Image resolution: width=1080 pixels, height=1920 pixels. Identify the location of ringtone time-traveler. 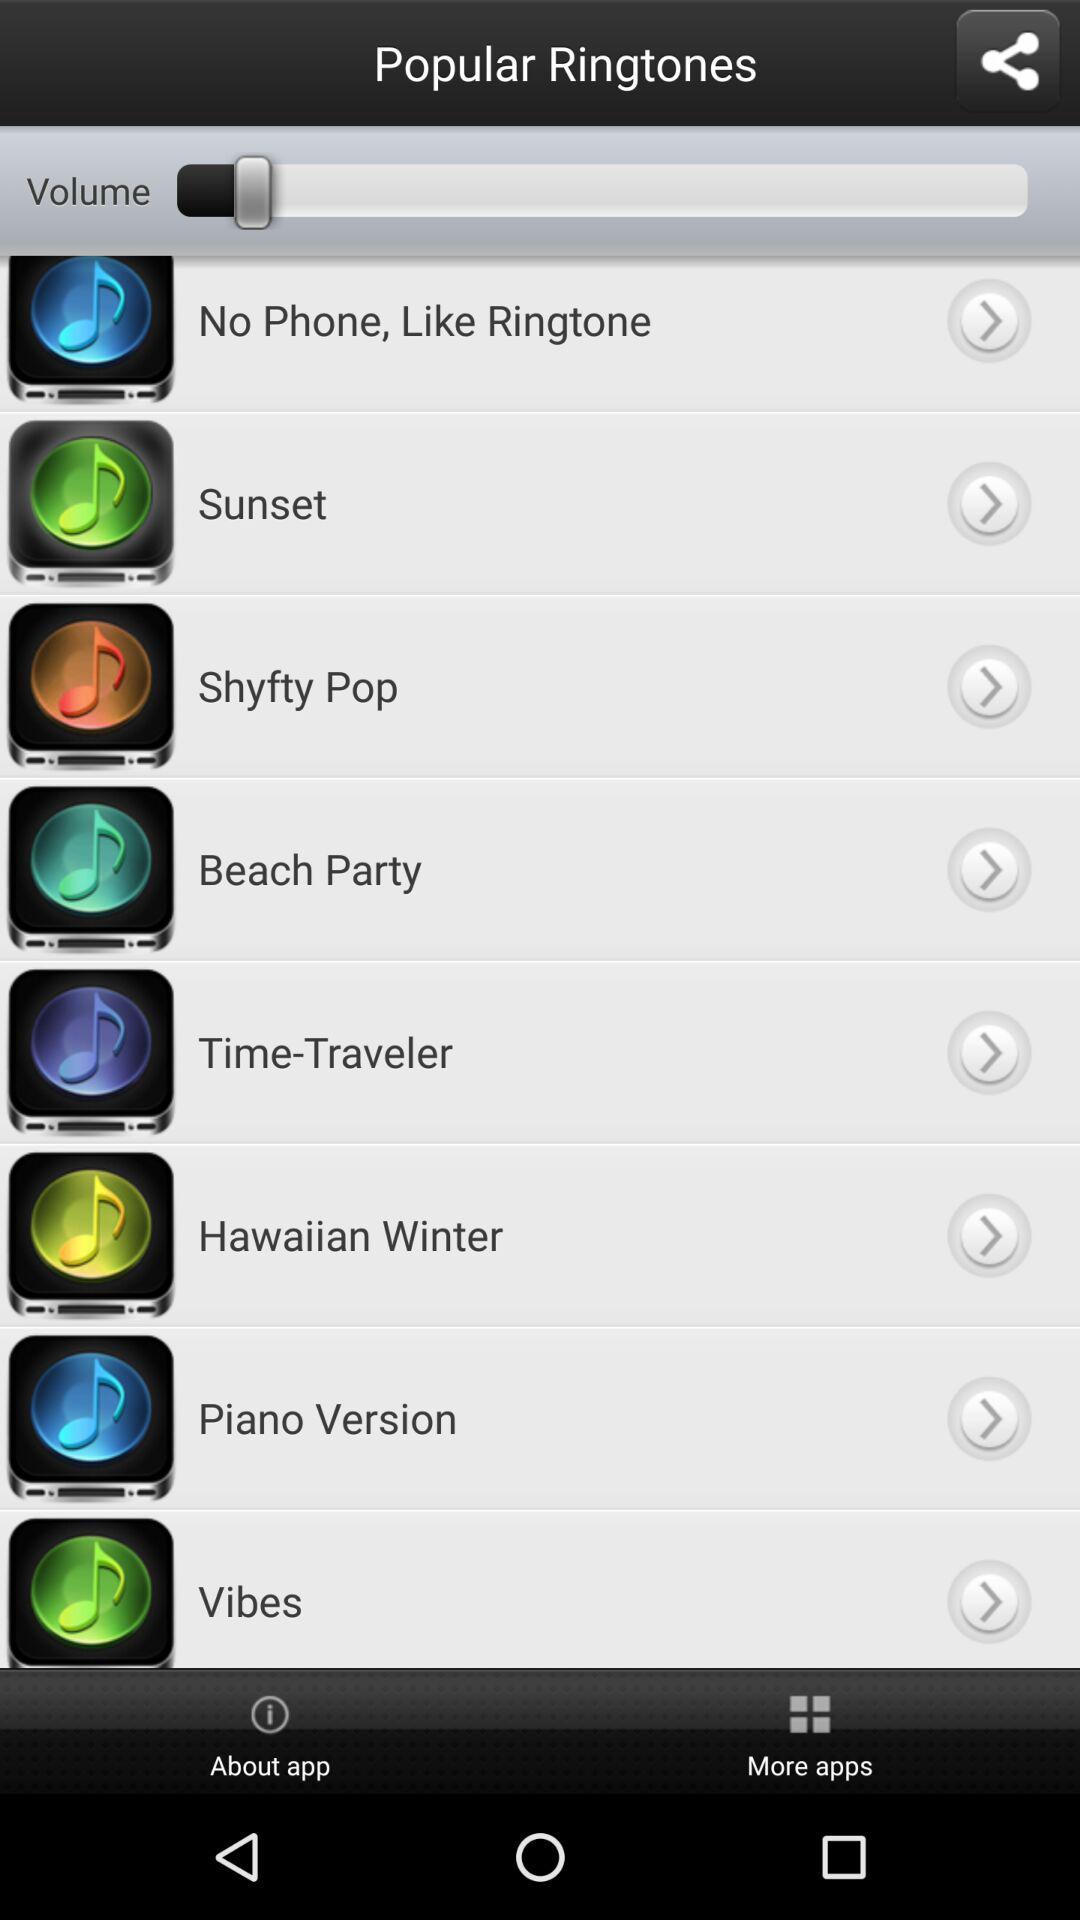
(987, 1050).